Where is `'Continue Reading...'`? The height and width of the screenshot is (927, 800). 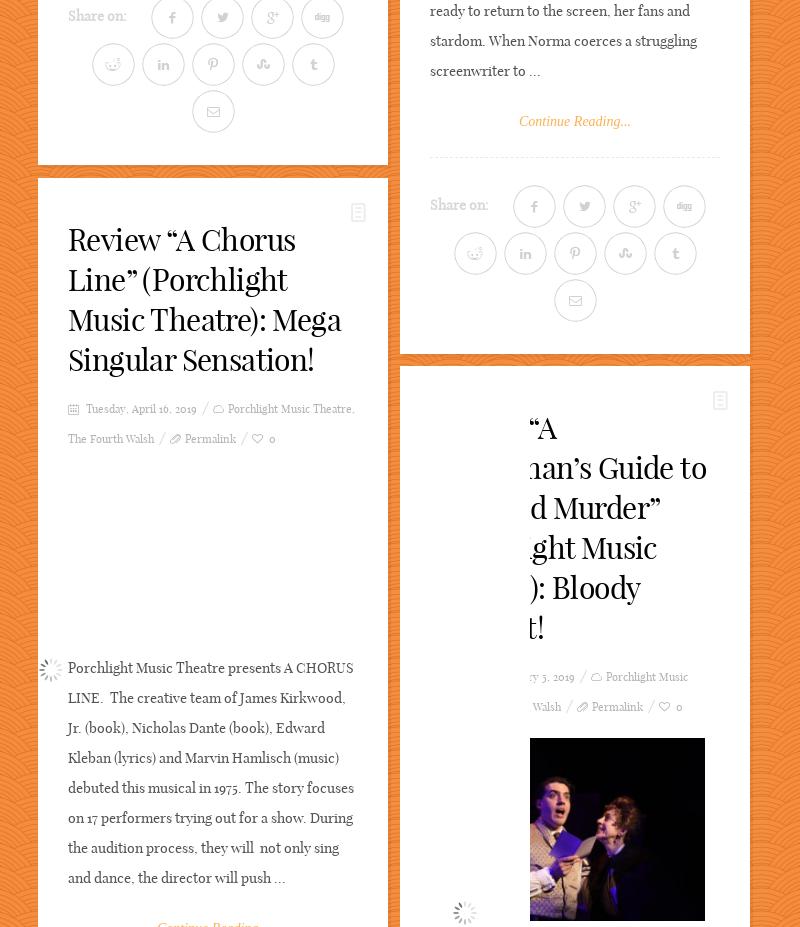
'Continue Reading...' is located at coordinates (518, 120).